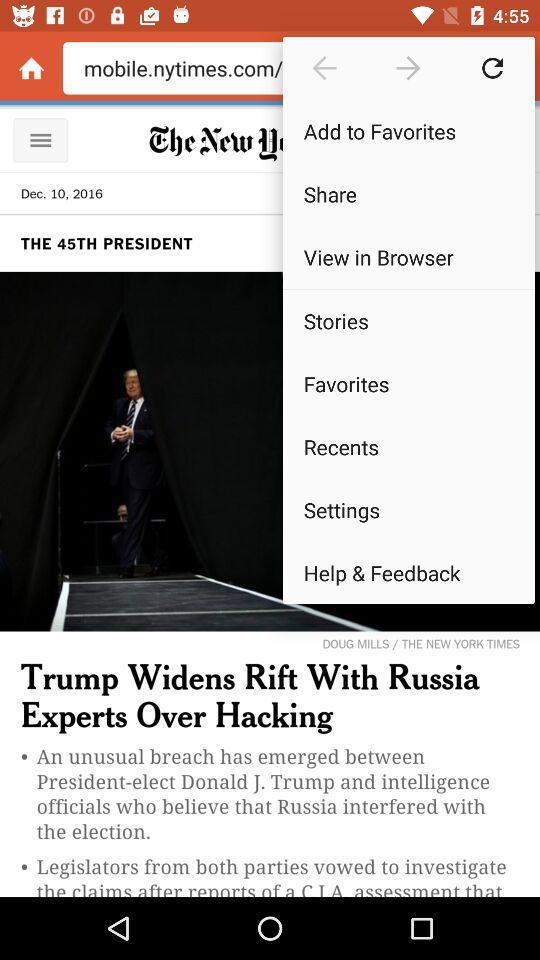  Describe the element at coordinates (407, 68) in the screenshot. I see `next` at that location.